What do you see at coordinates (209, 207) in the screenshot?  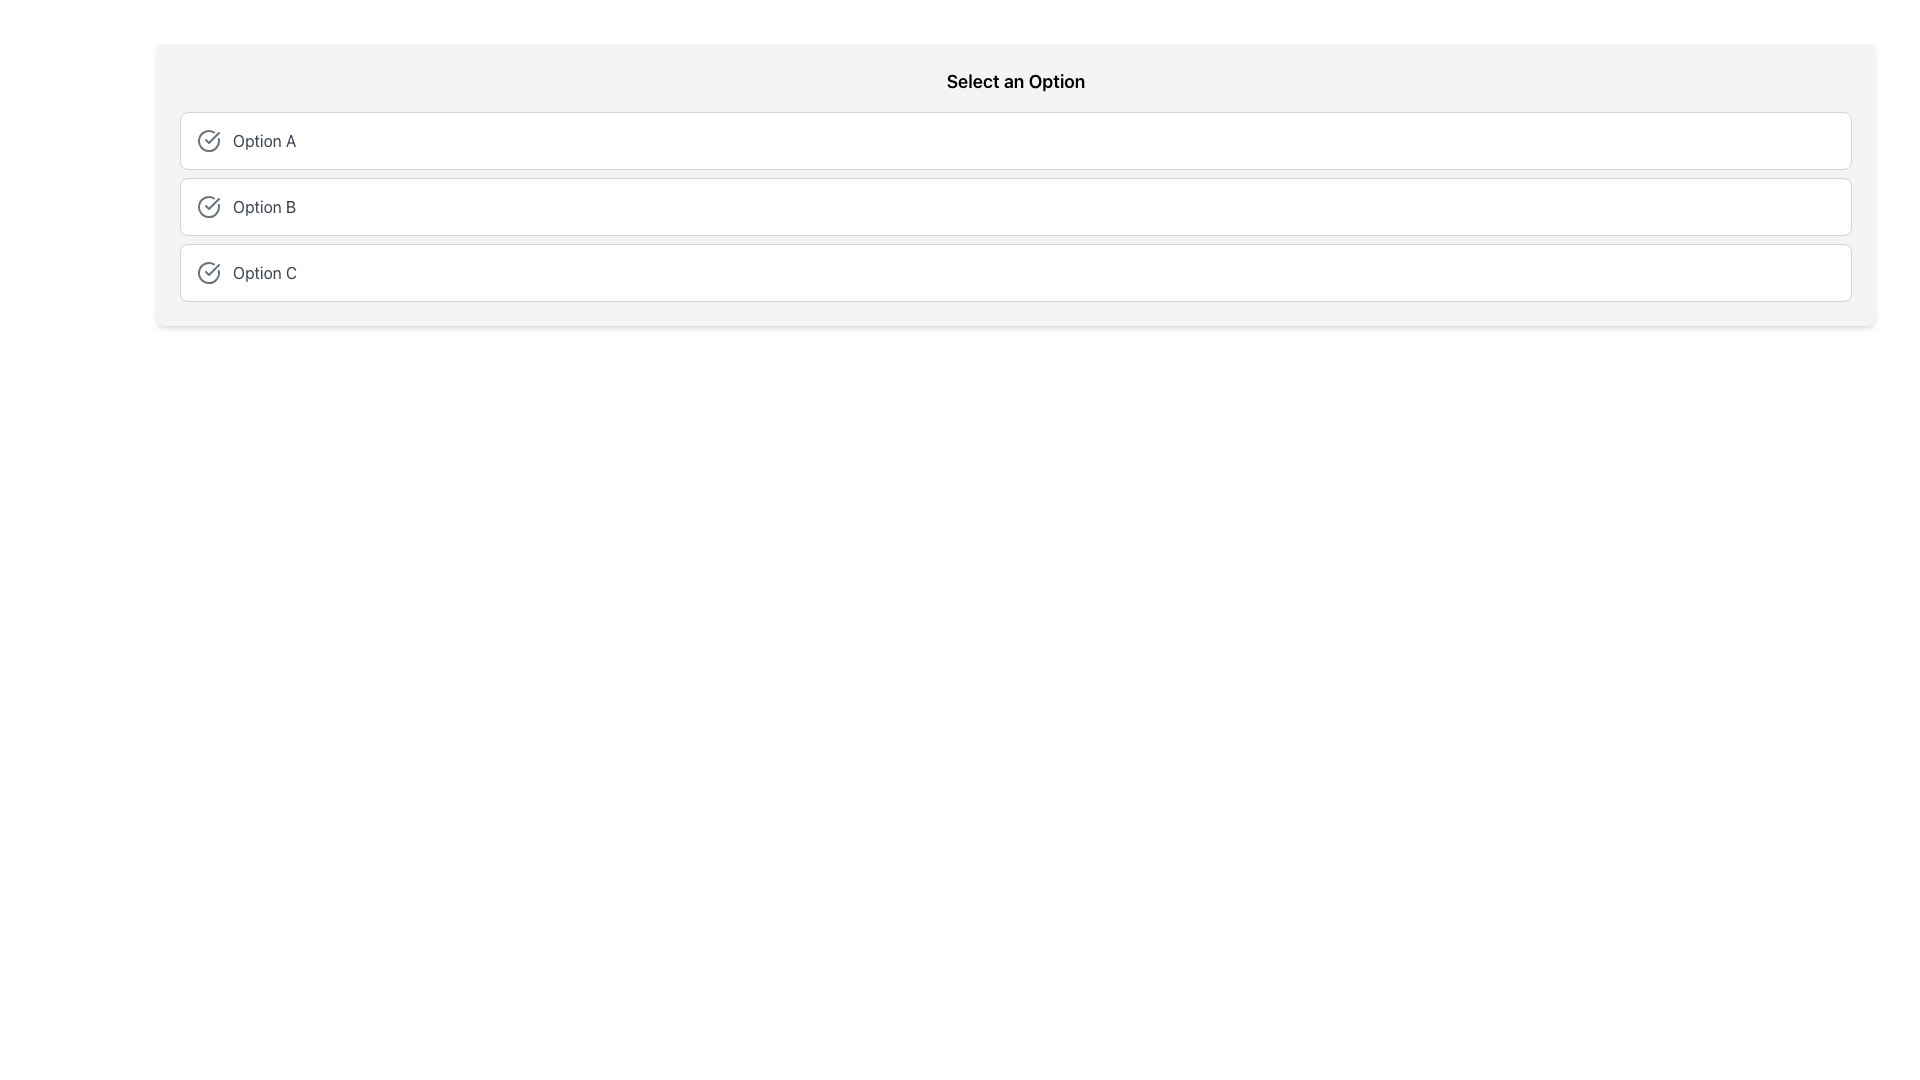 I see `the circular checkmark icon with a gray stroke effect located in the 'Option B' row, positioned on the left side adjacent to the text 'Option B'` at bounding box center [209, 207].